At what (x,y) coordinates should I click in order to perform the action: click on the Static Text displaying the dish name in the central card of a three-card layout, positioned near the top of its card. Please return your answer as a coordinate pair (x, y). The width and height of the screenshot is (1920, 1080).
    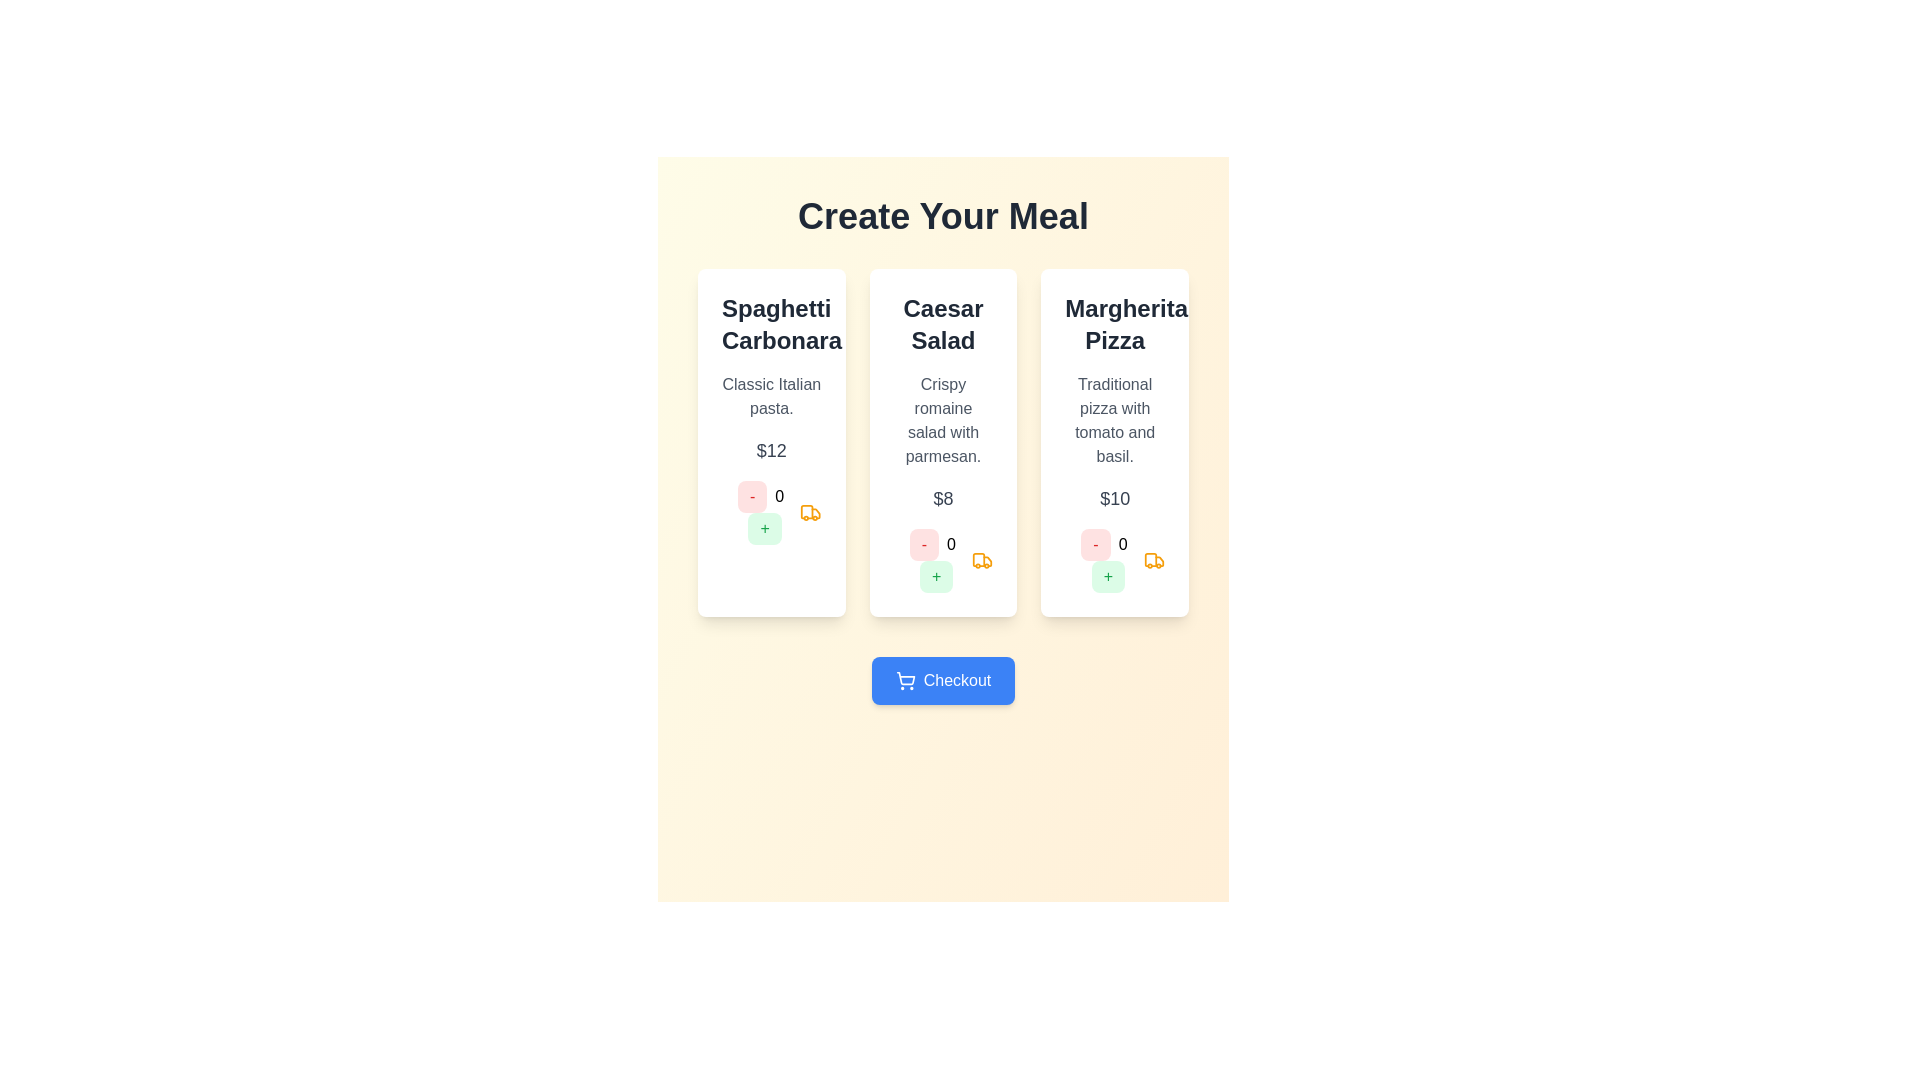
    Looking at the image, I should click on (942, 323).